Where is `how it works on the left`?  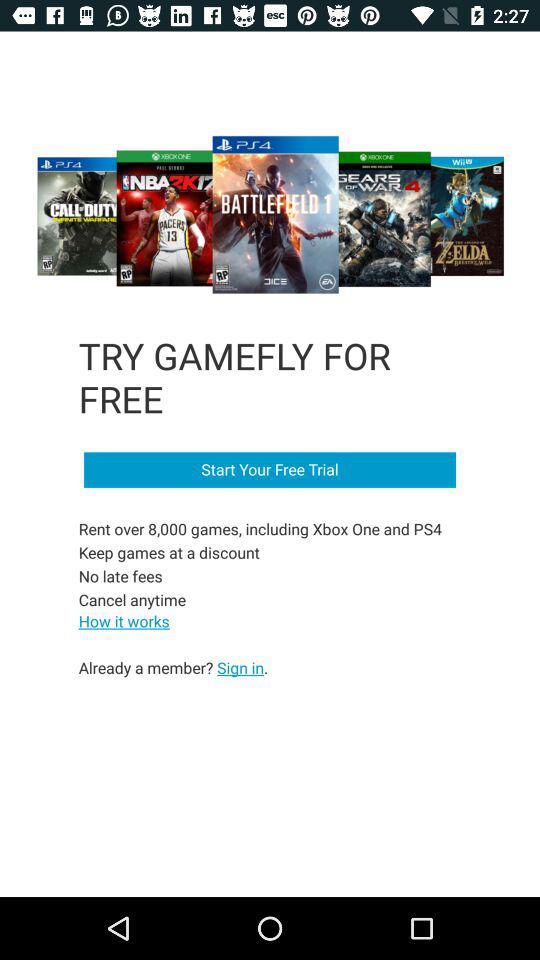
how it works on the left is located at coordinates (124, 620).